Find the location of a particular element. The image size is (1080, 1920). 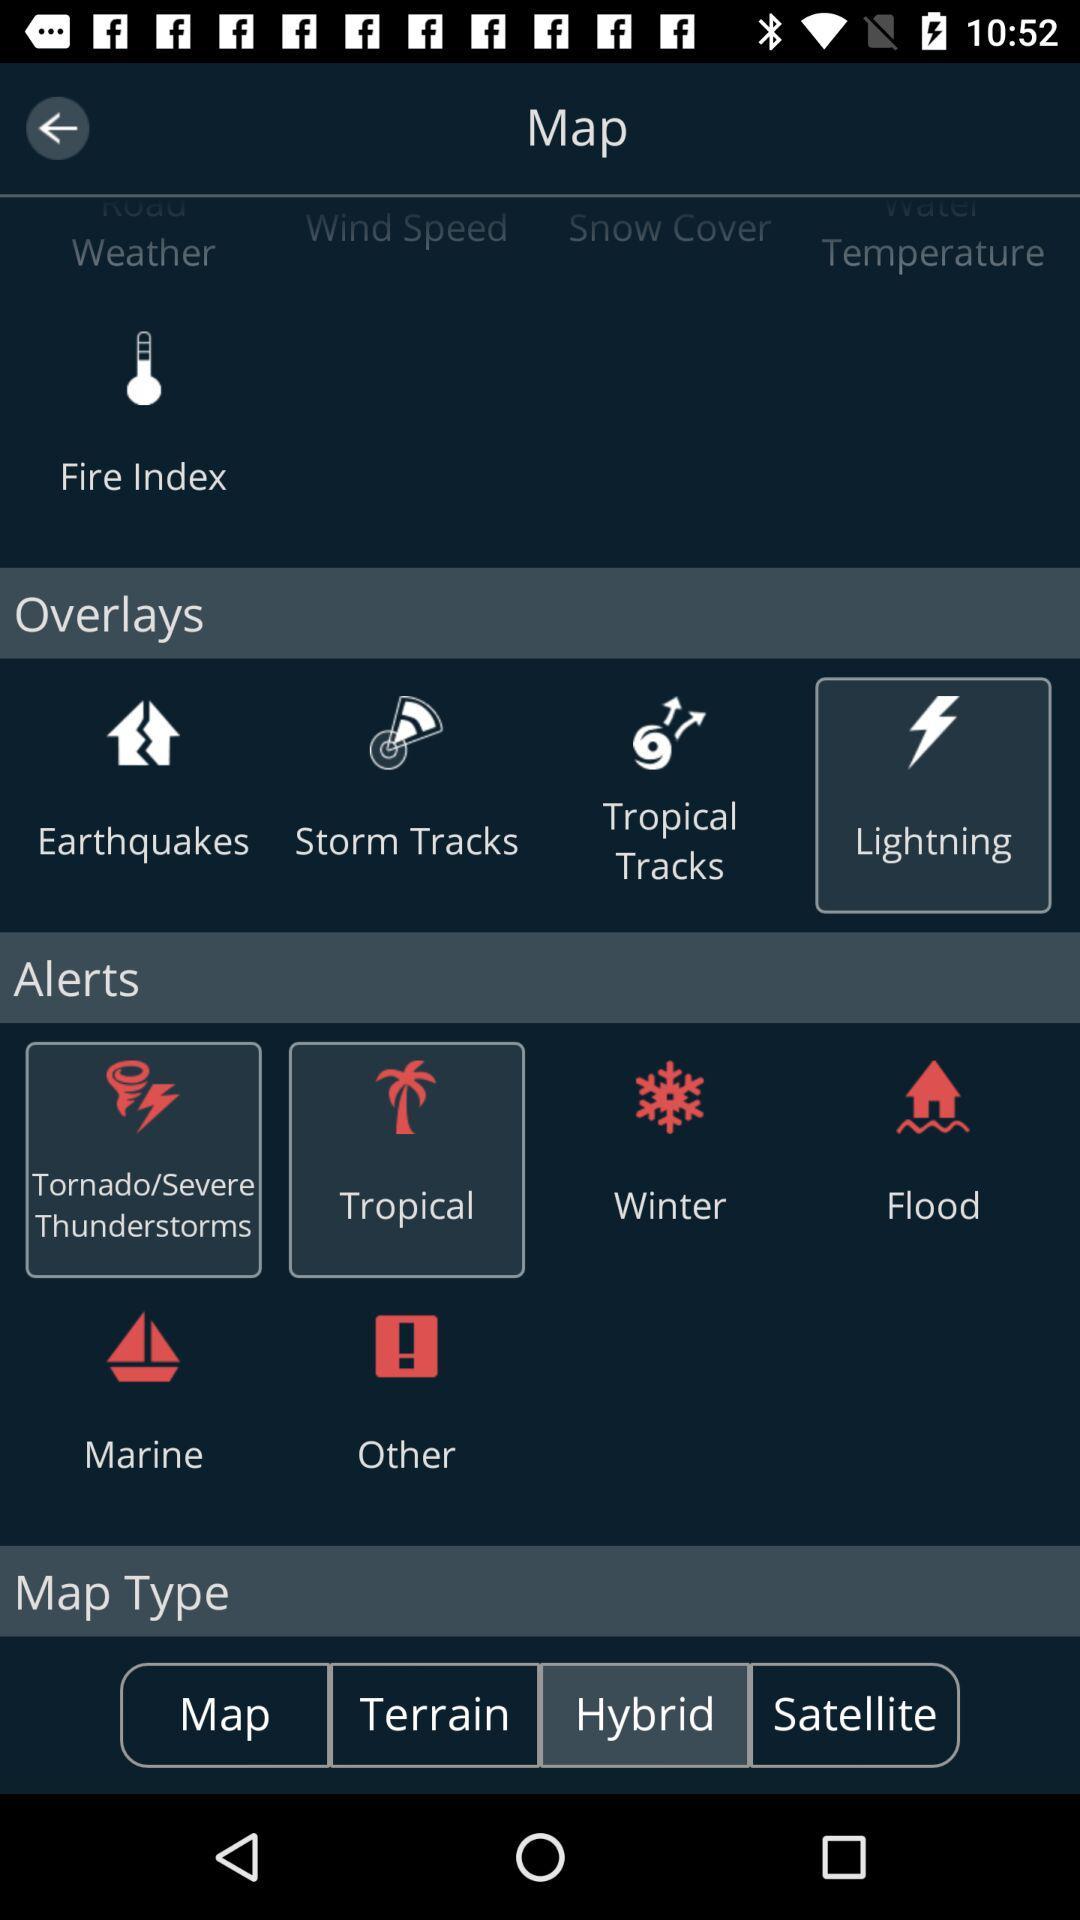

the arrow_backward icon is located at coordinates (56, 127).